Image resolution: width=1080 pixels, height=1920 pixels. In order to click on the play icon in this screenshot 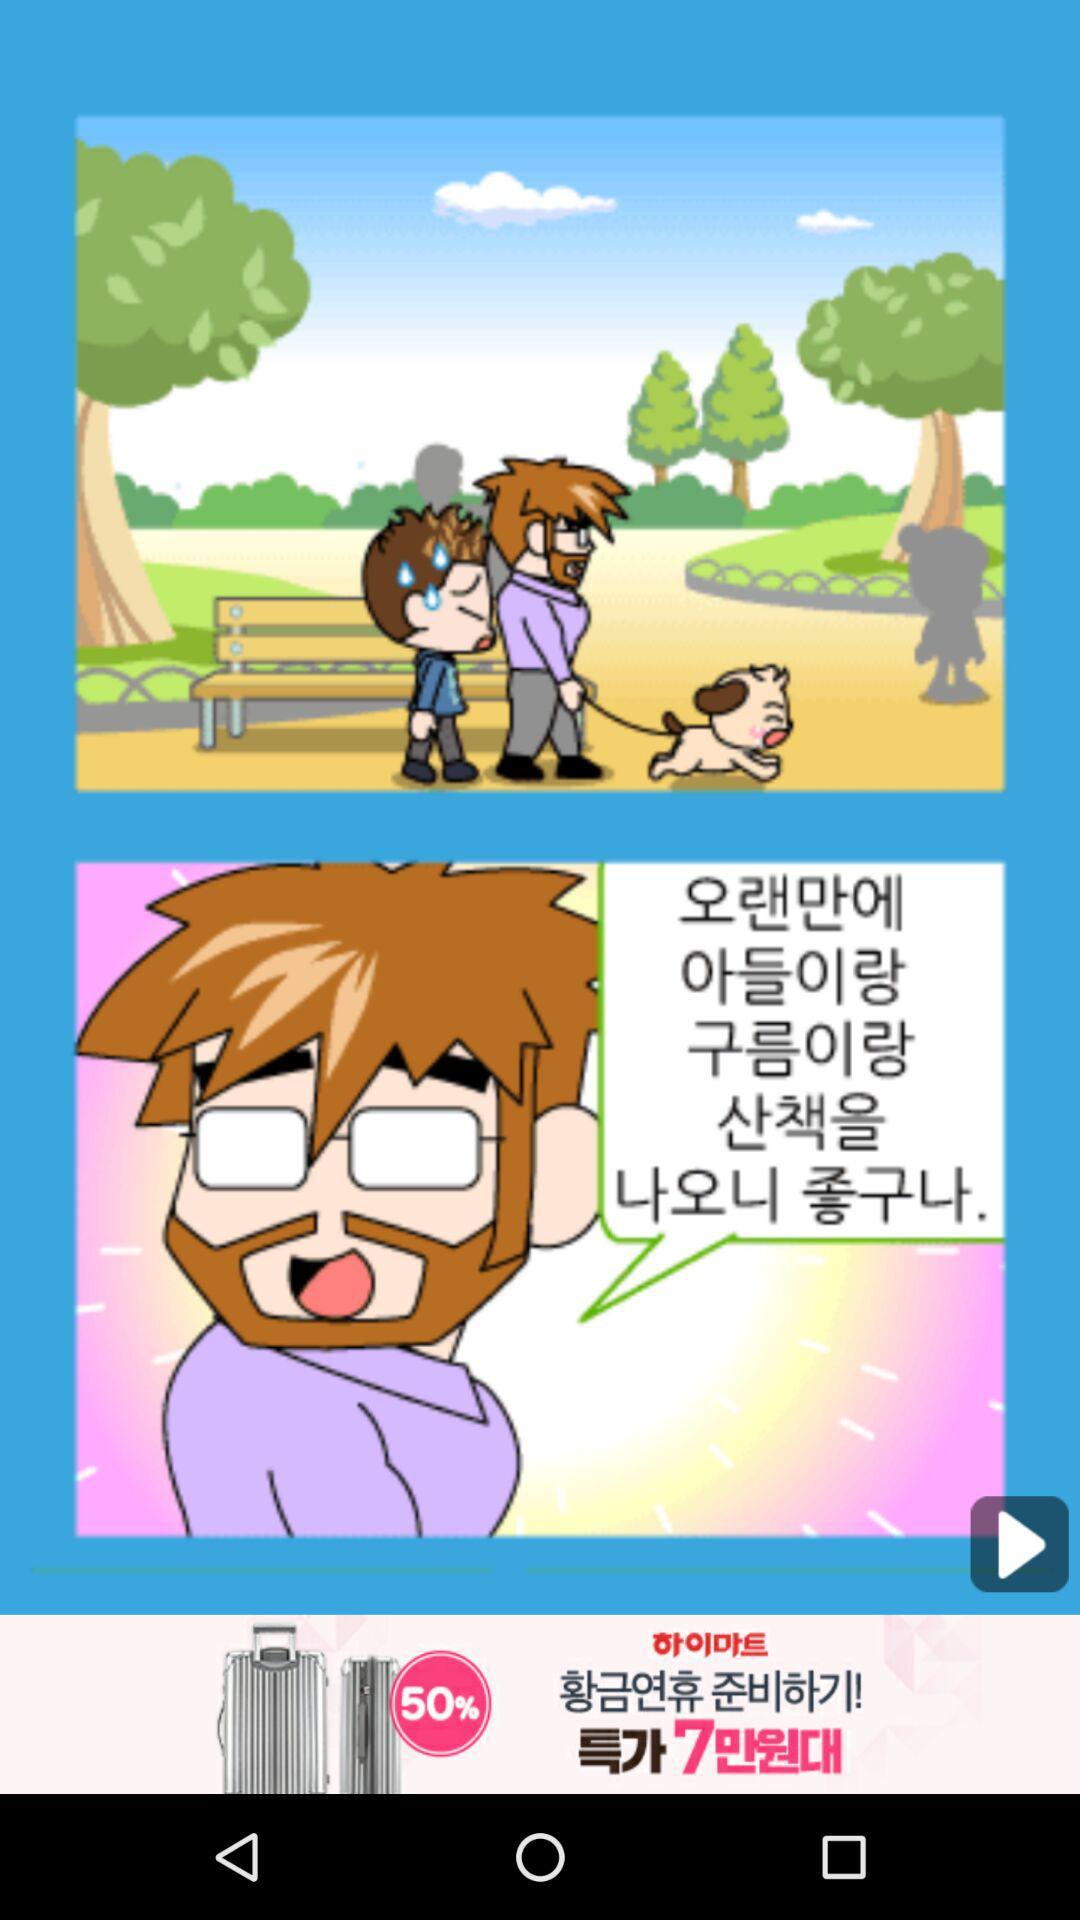, I will do `click(1019, 1652)`.